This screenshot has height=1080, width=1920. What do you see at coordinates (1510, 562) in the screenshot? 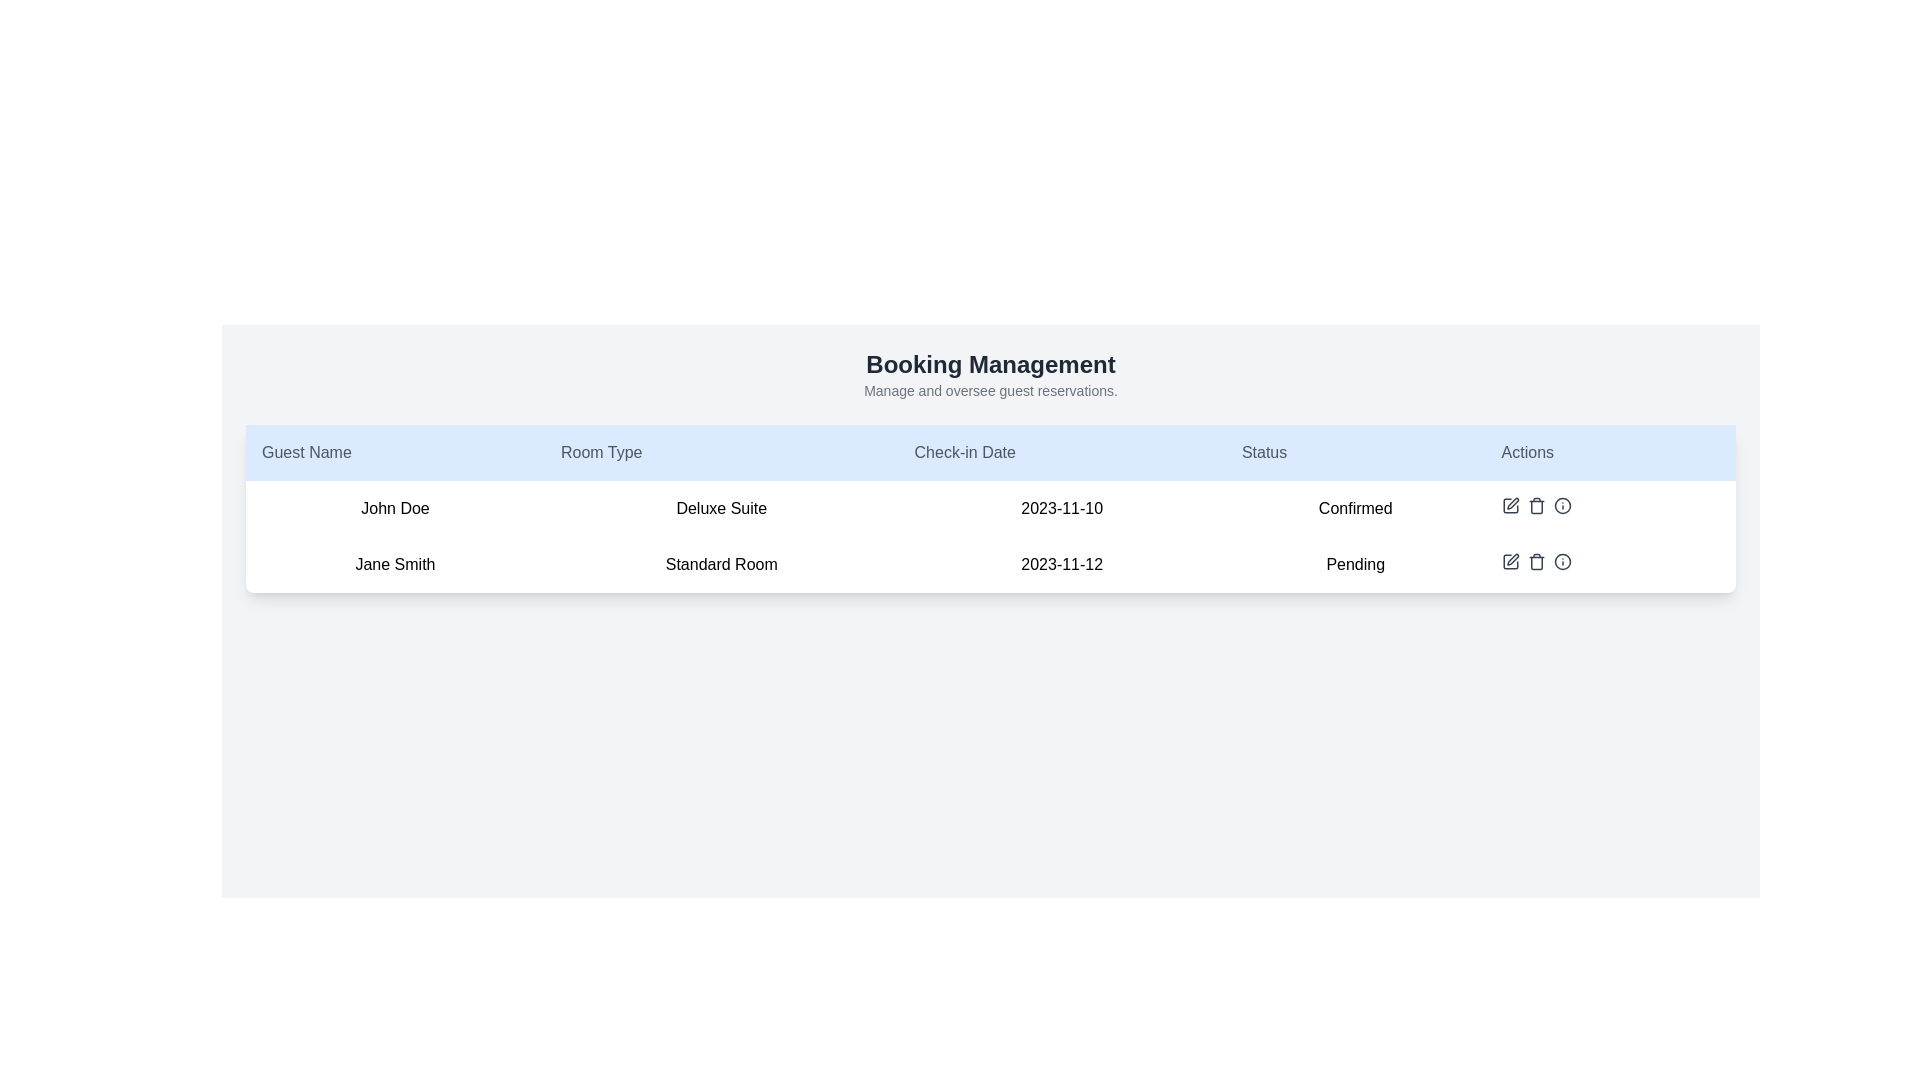
I see `the vector graphic component of the icon associated with 'Jane Smith' in the actions column of the table` at bounding box center [1510, 562].